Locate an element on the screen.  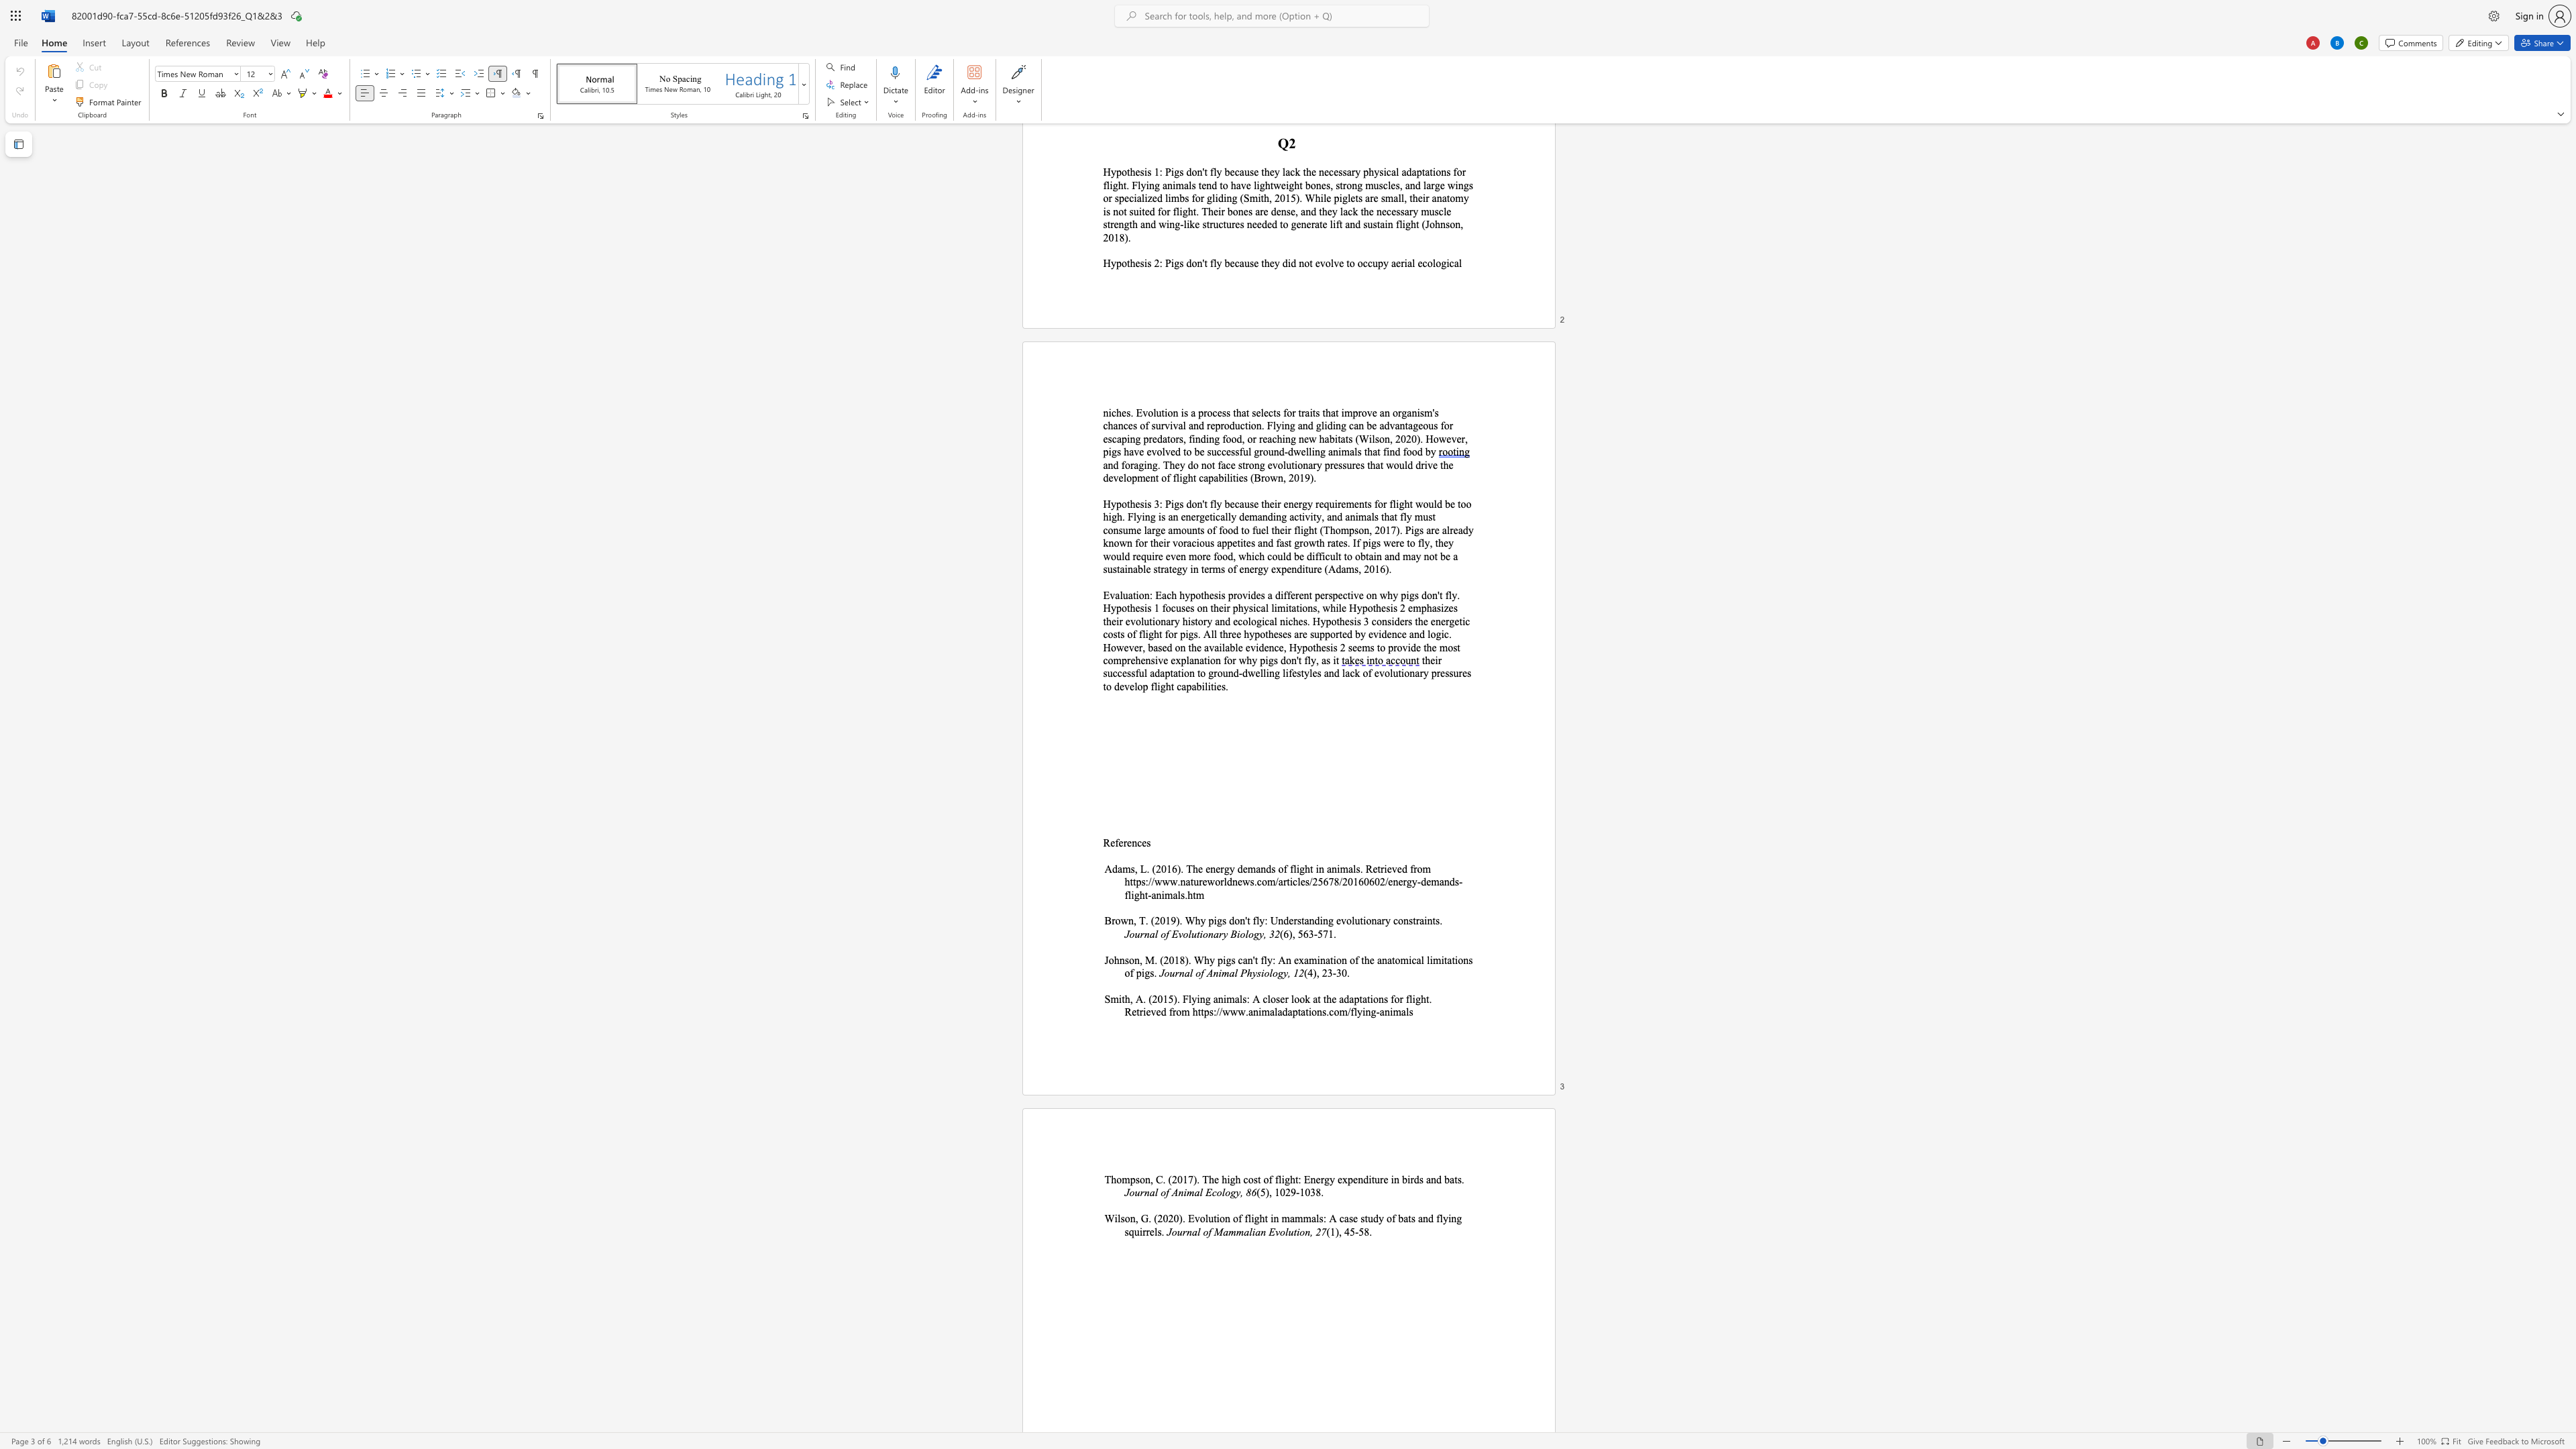
the space between the continuous character "e" and "n" in the text is located at coordinates (1130, 842).